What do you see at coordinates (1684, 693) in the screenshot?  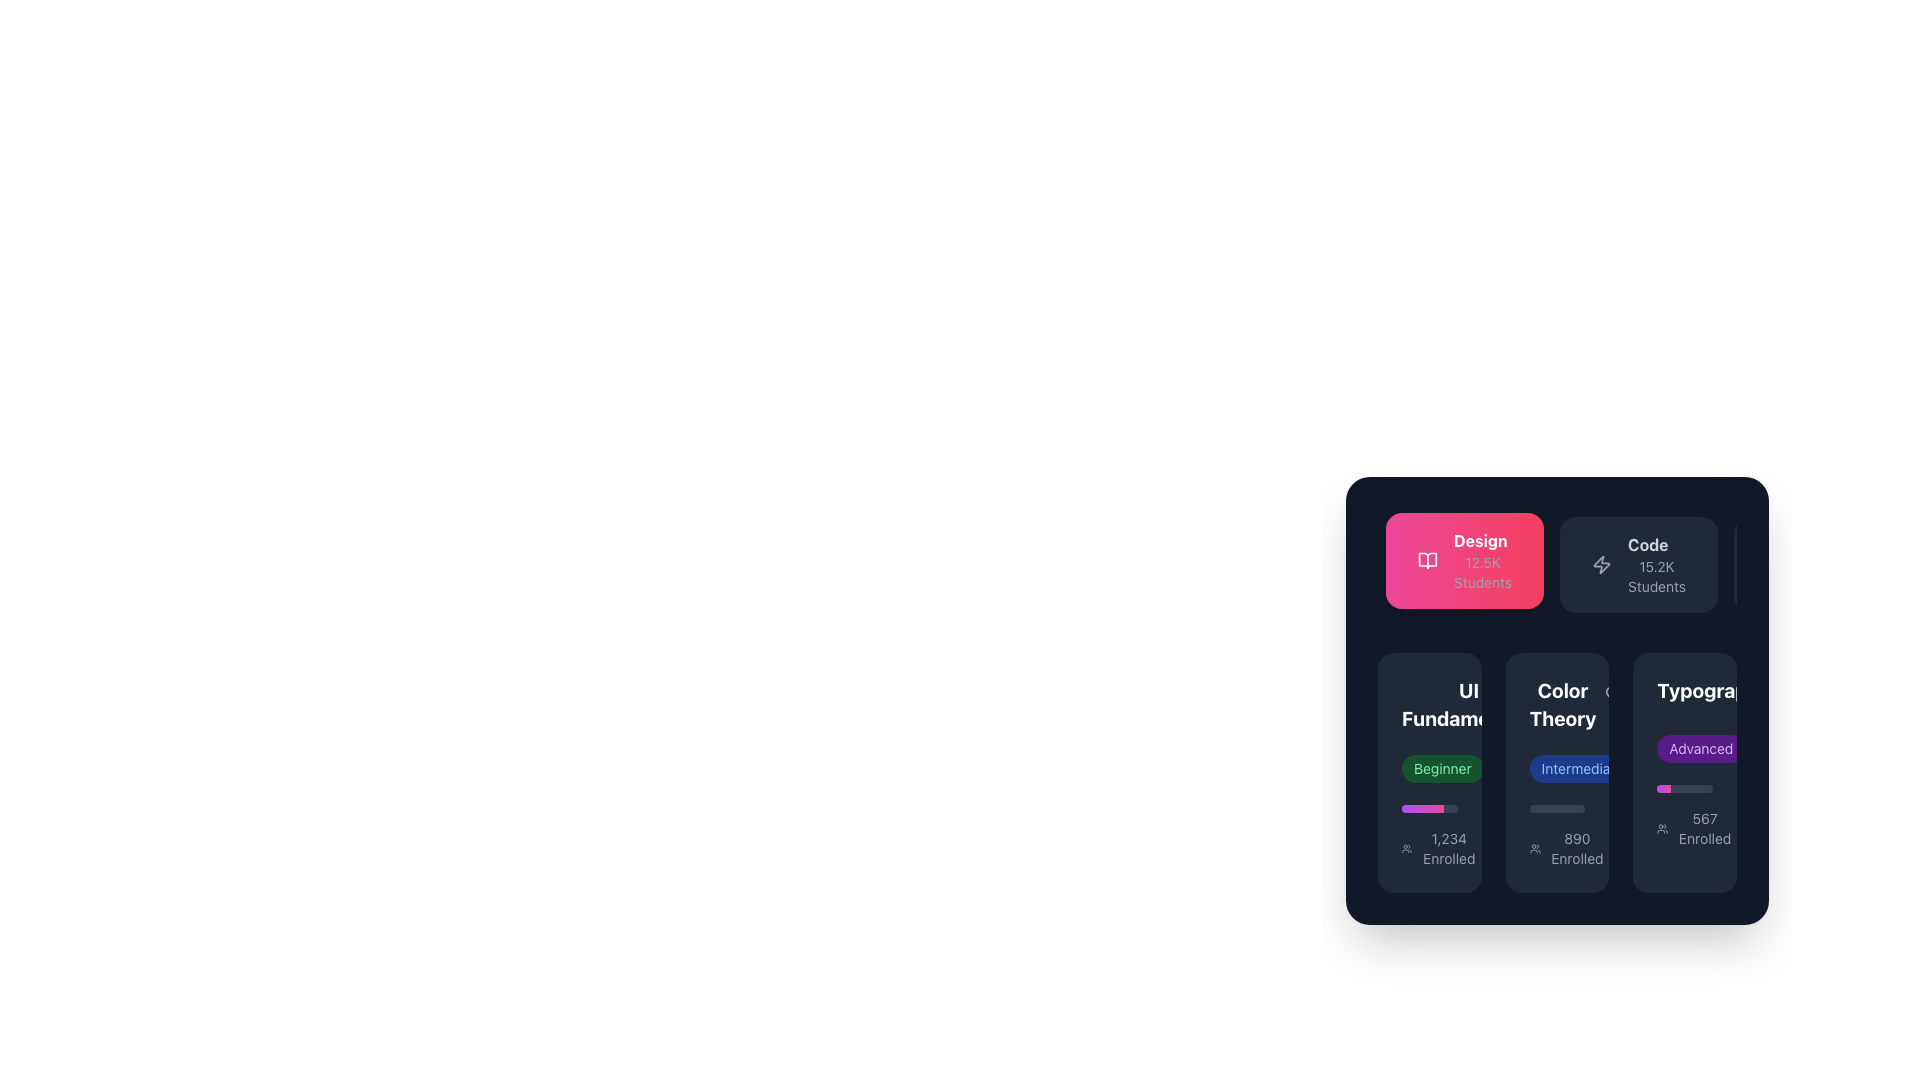 I see `the text label displaying 'Typography', which is styled in bold white font on a dark rectangular card background located in the top-right card of the grid` at bounding box center [1684, 693].